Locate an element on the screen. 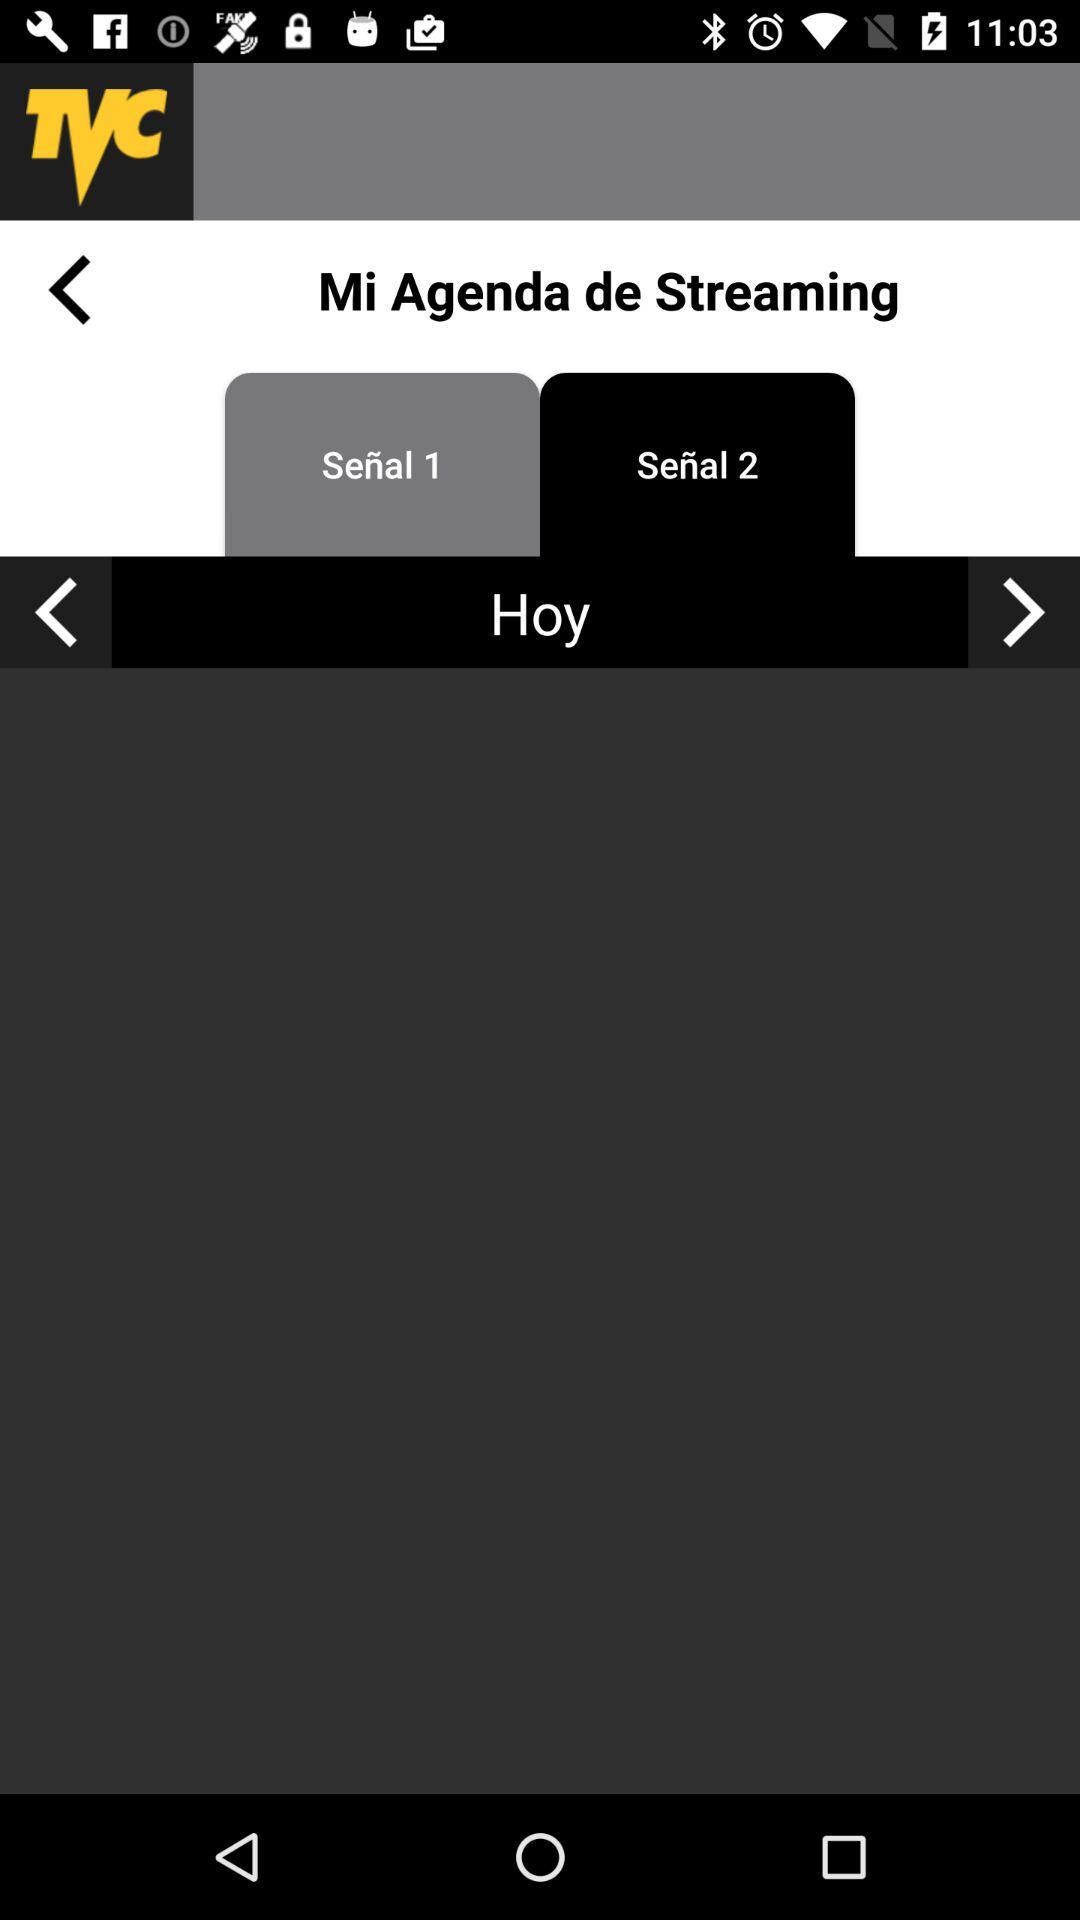 This screenshot has width=1080, height=1920. the item below the mi agenda de is located at coordinates (382, 463).